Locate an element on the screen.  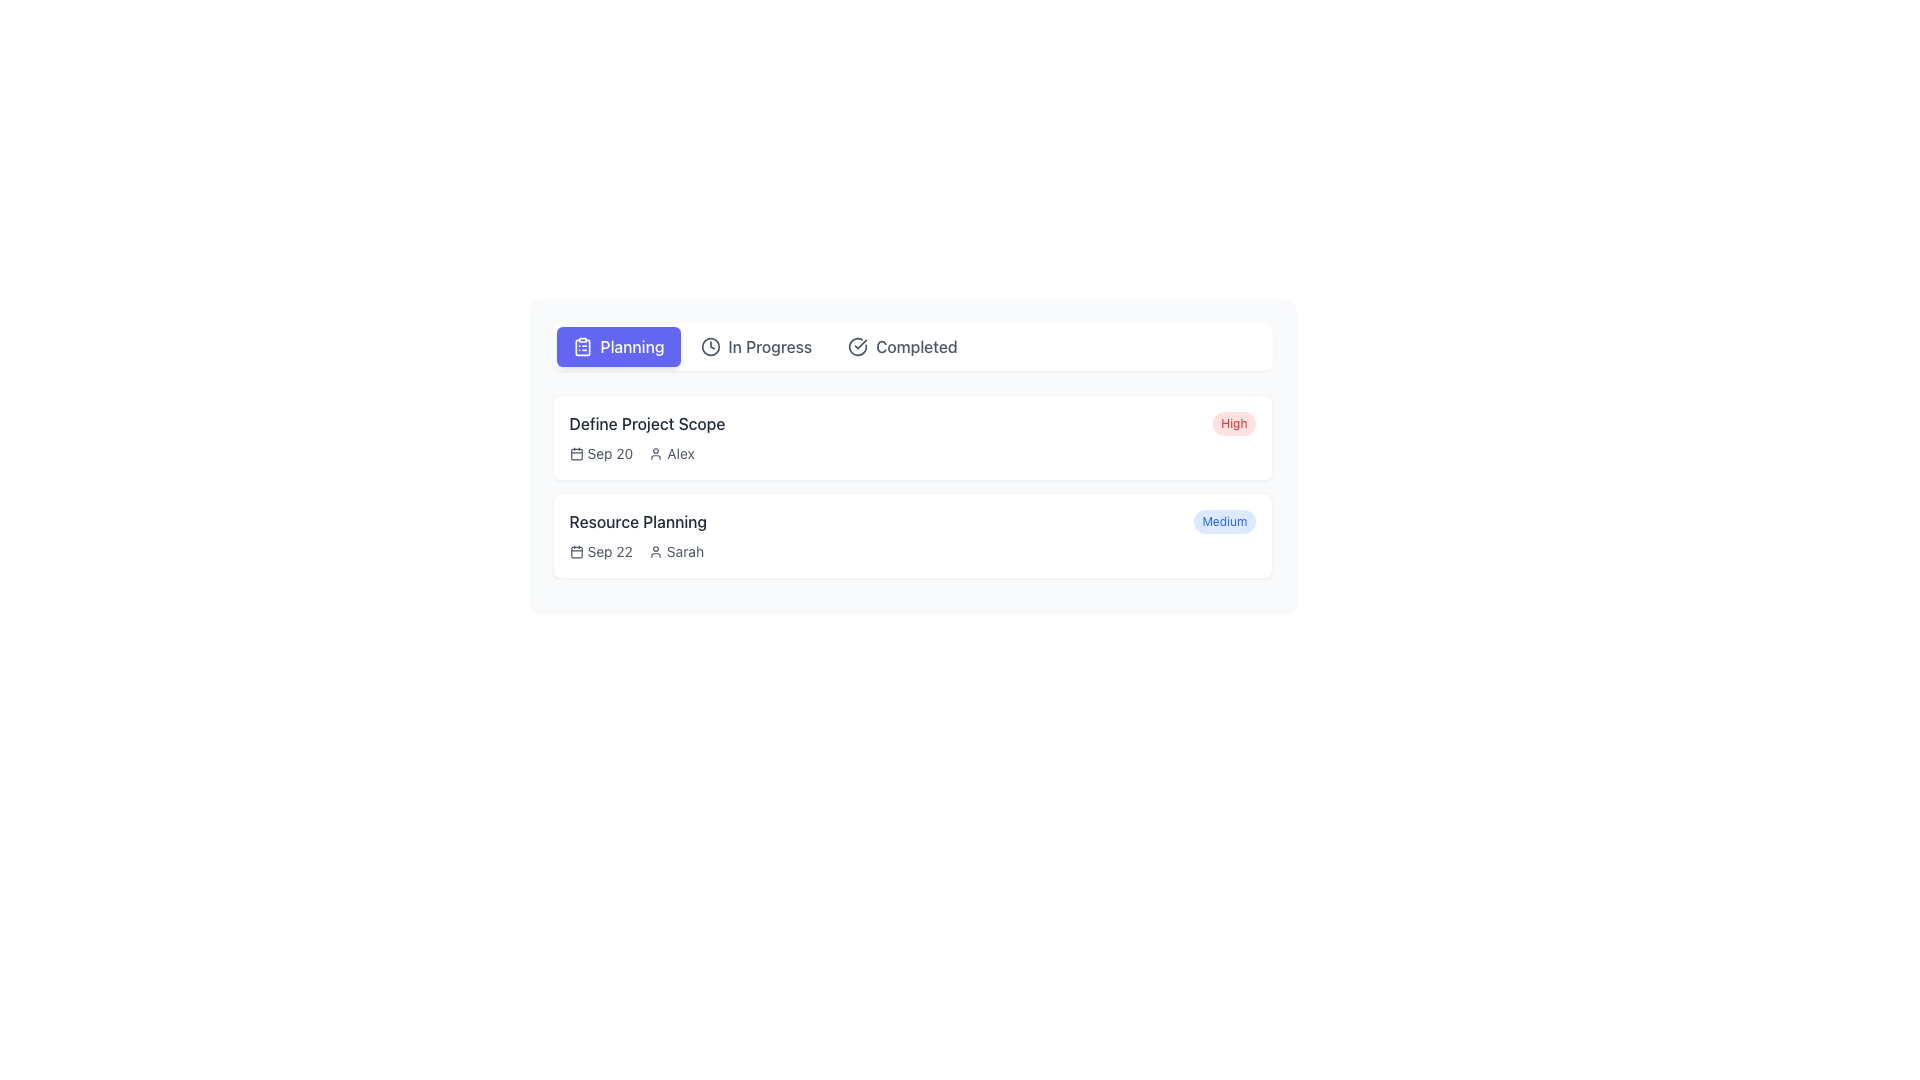
the 'Completed' button is located at coordinates (901, 346).